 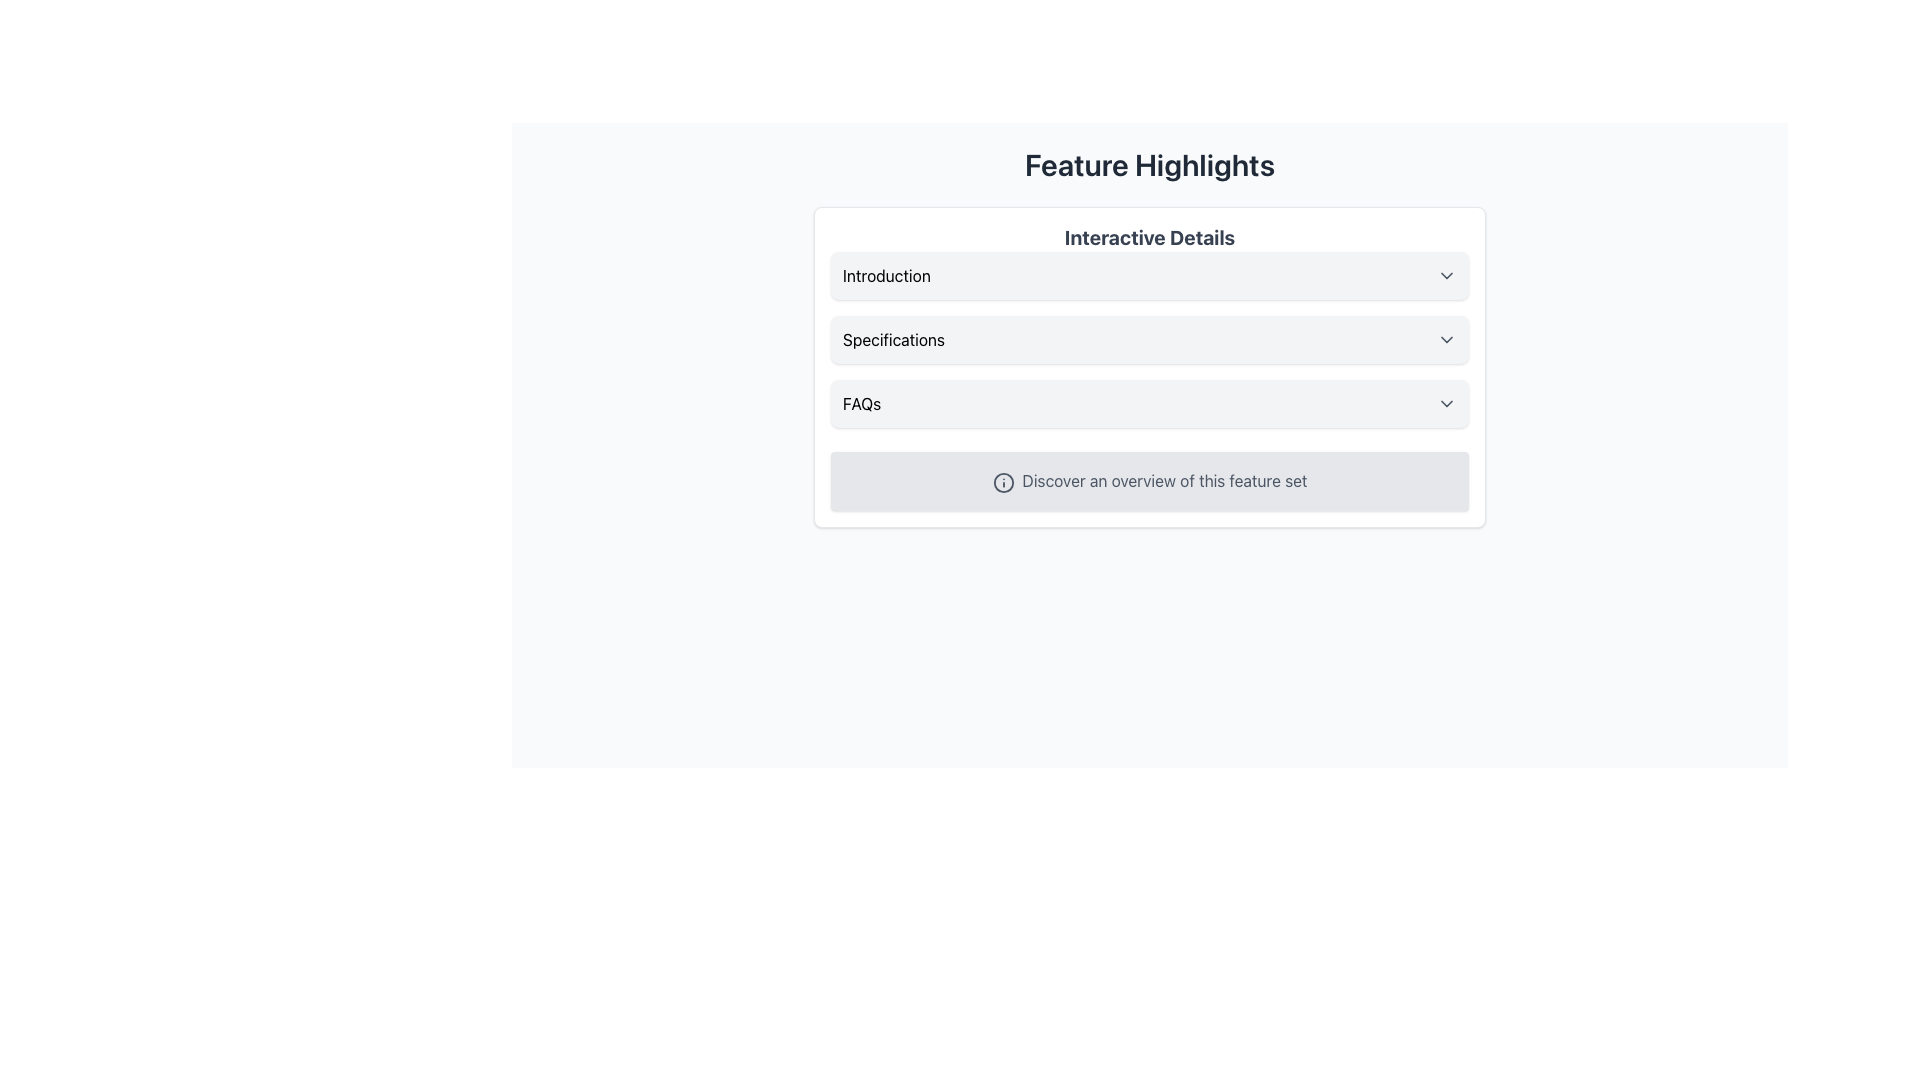 I want to click on the downward-pointing chevron icon located within the 'FAQs' component, so click(x=1446, y=404).